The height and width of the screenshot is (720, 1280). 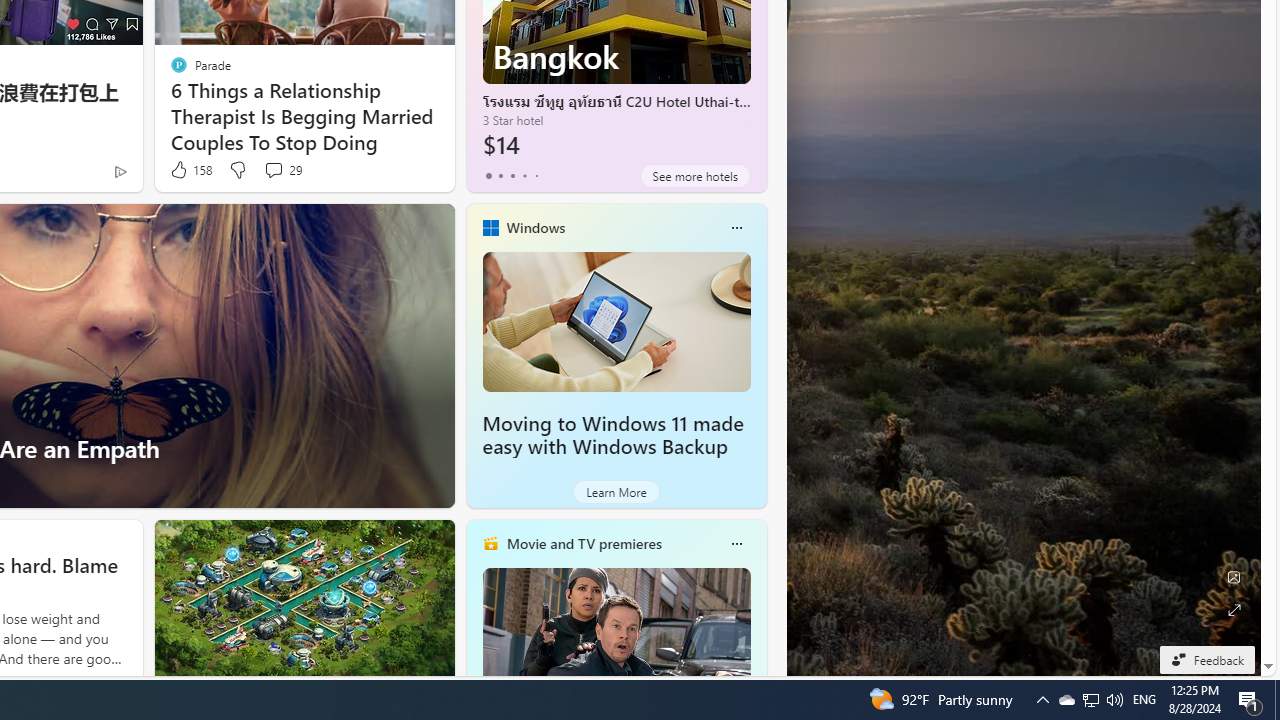 What do you see at coordinates (735, 543) in the screenshot?
I see `'Class: icon-img'` at bounding box center [735, 543].